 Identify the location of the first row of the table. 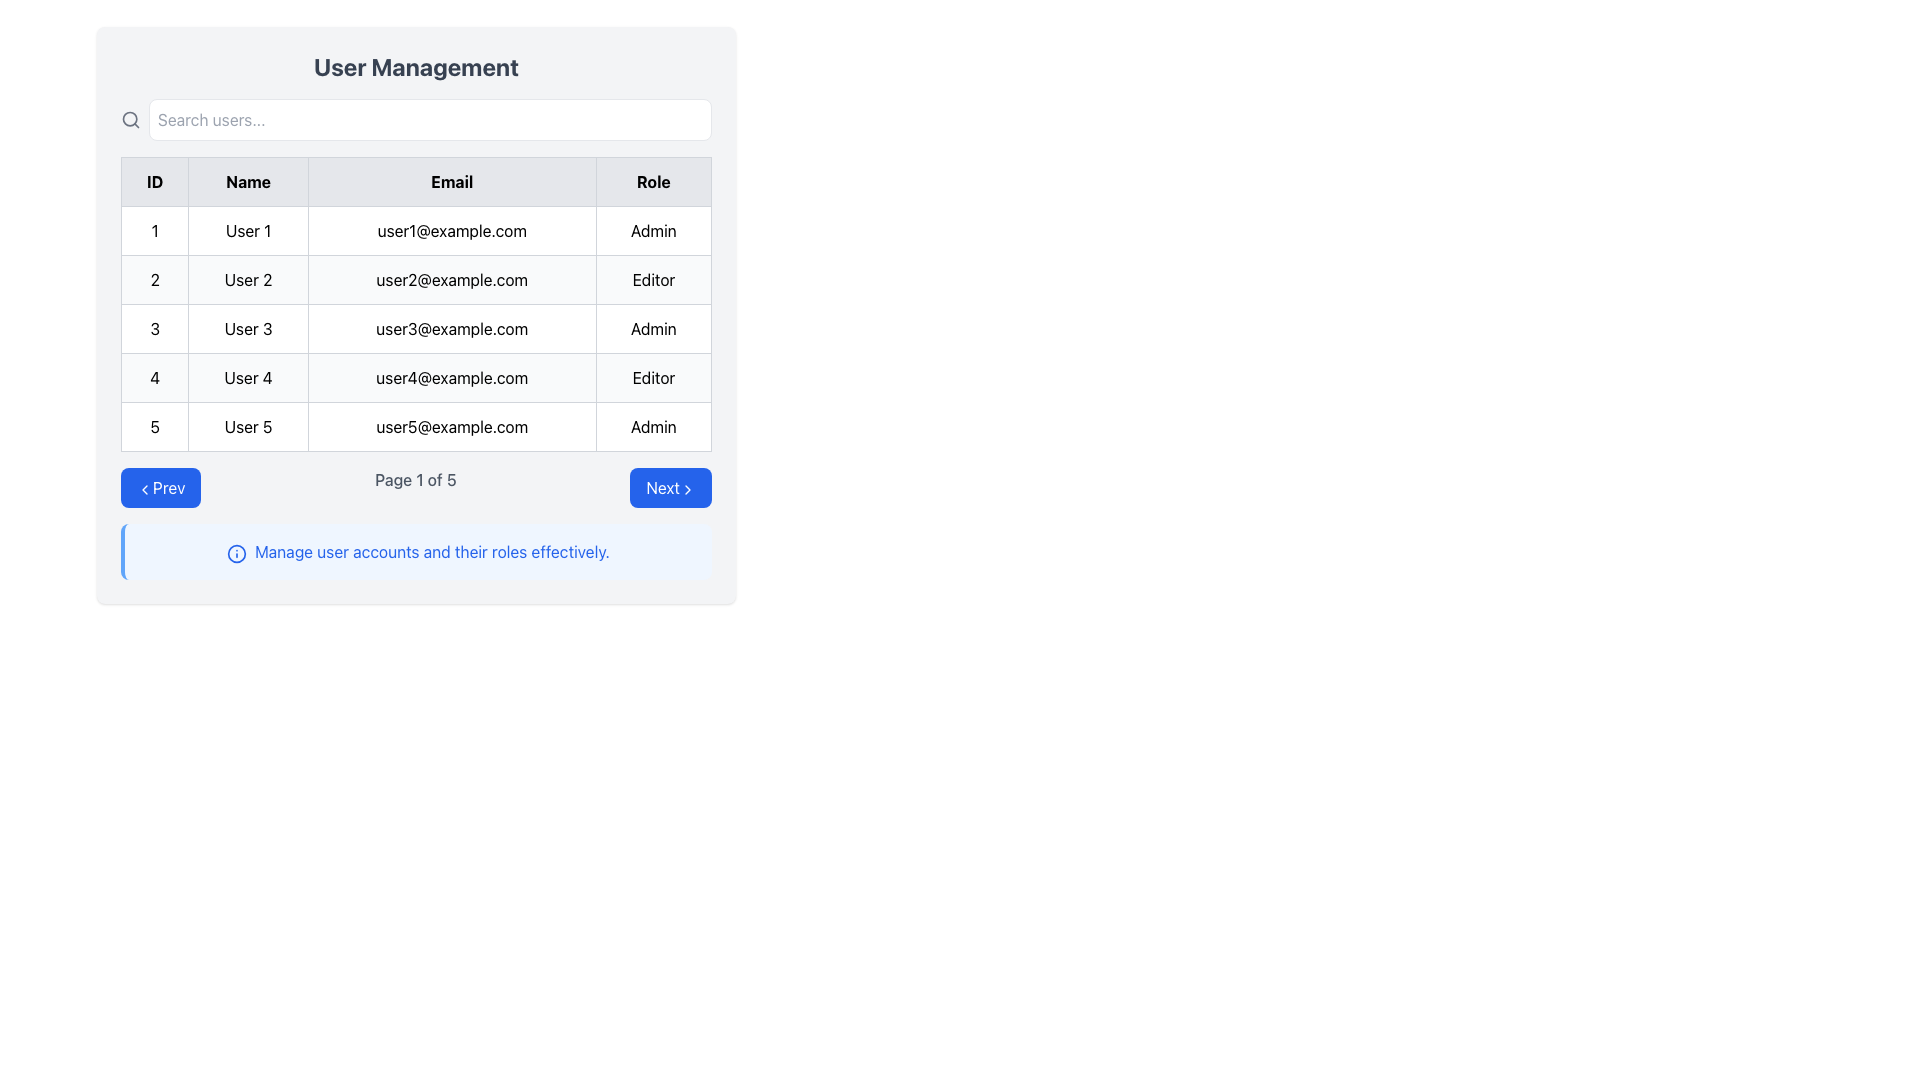
(415, 230).